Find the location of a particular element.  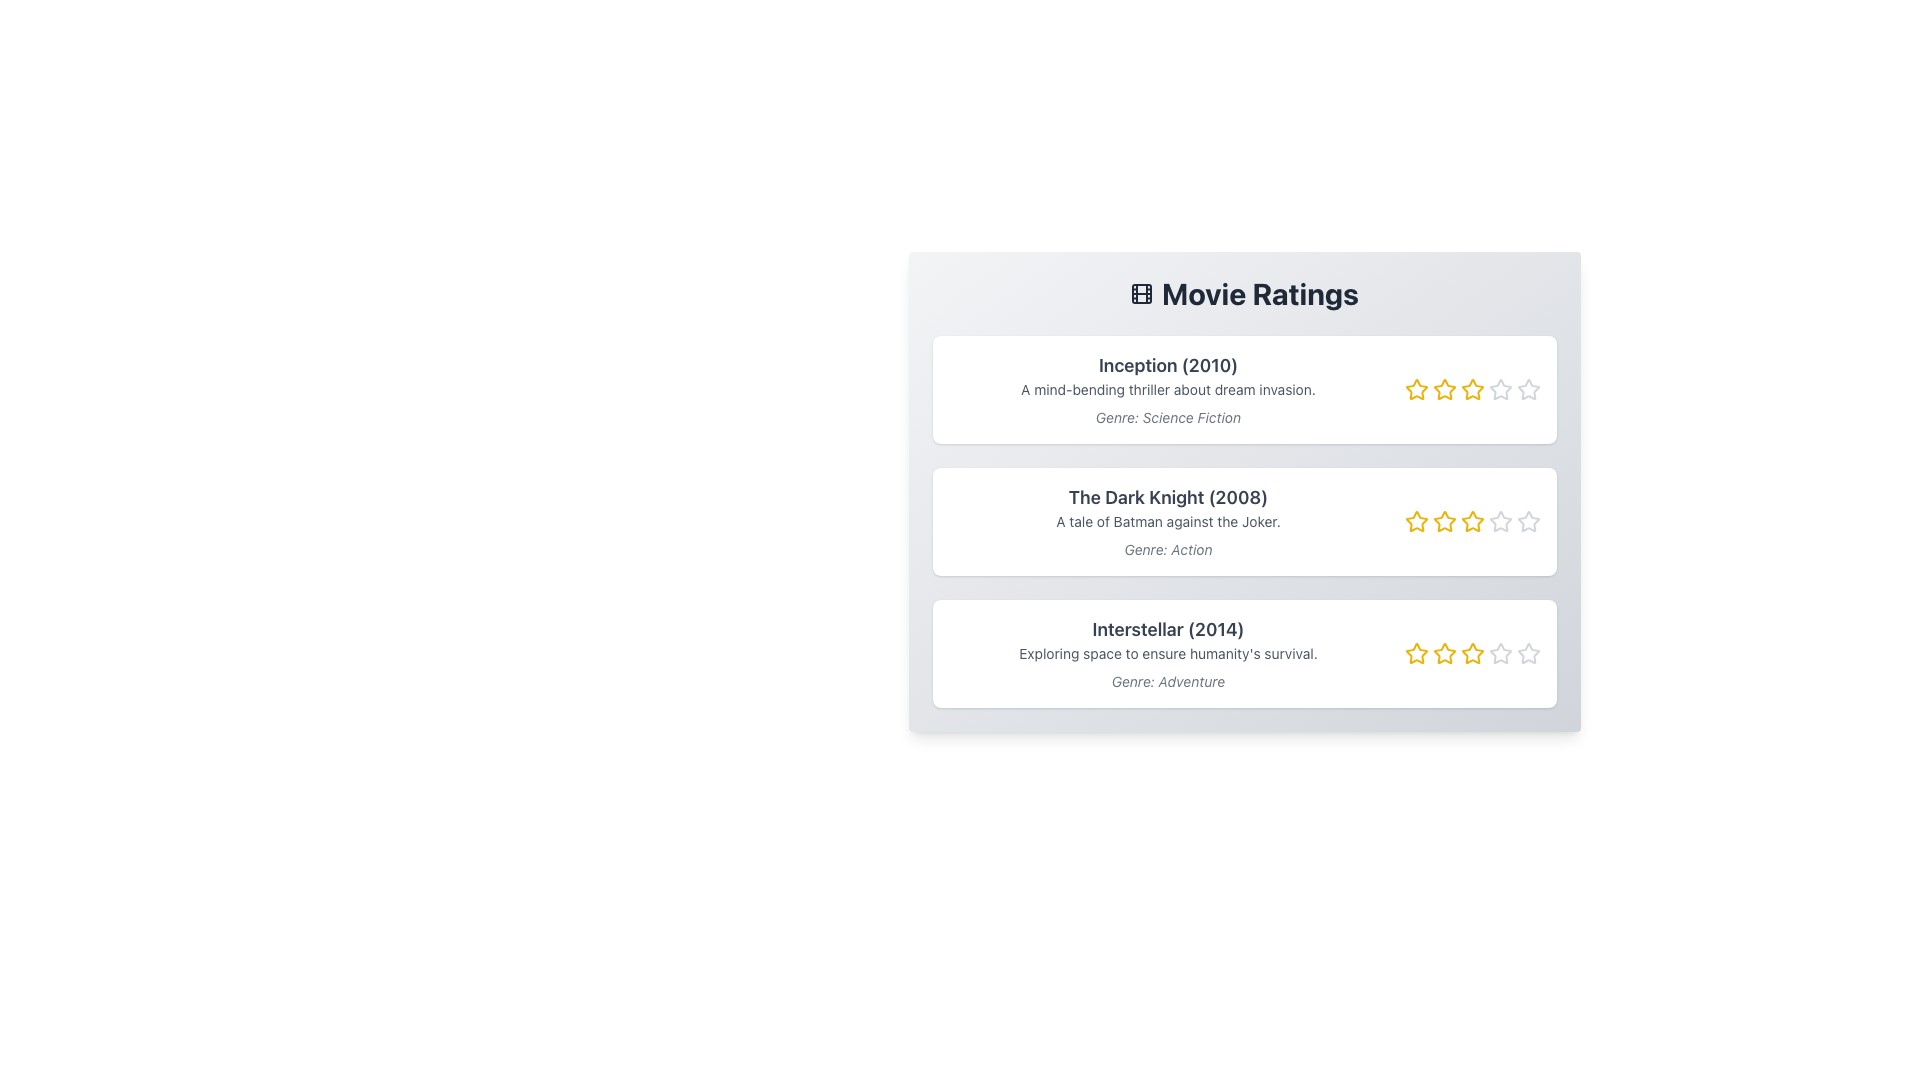

the second star in the rating component for 'The Dark Knight (2008)' to assign a rating is located at coordinates (1444, 520).